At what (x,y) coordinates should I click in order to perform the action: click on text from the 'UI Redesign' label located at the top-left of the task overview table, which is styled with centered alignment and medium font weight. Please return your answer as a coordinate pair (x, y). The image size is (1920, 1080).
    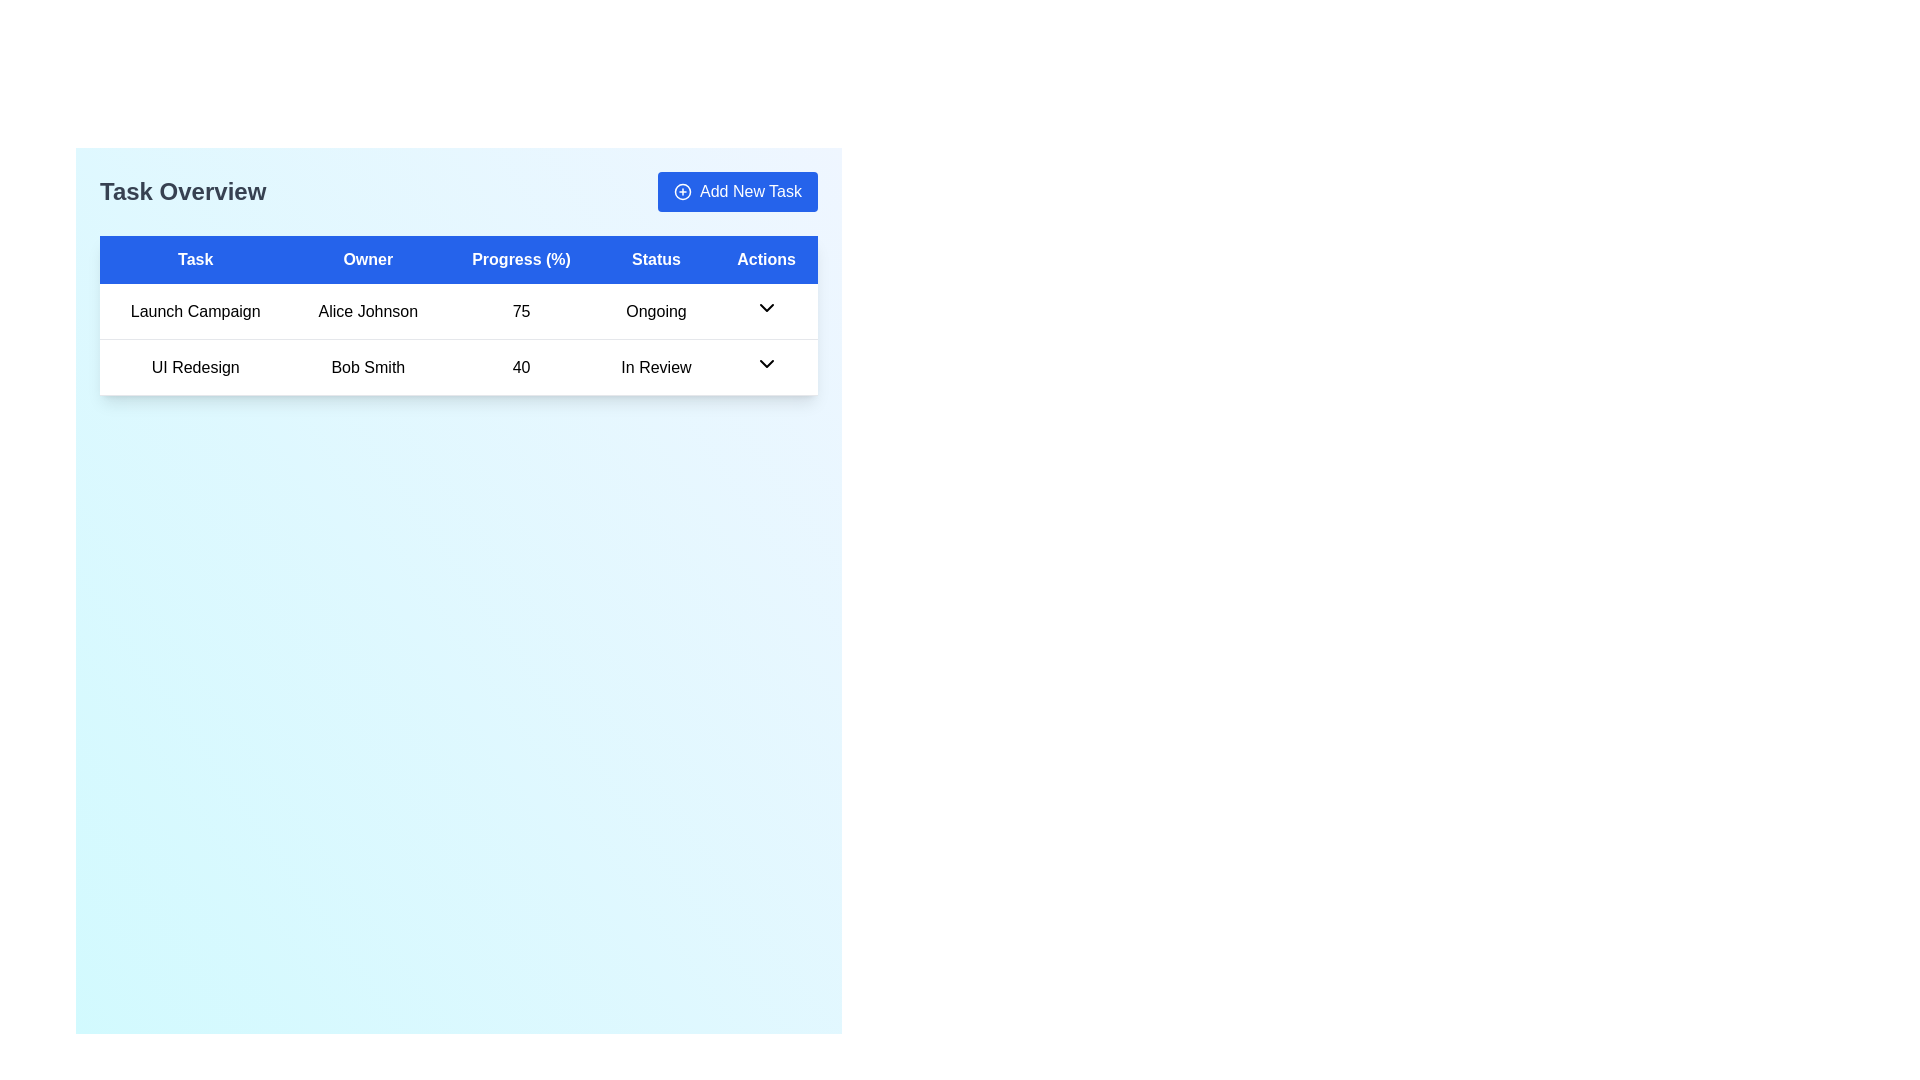
    Looking at the image, I should click on (195, 367).